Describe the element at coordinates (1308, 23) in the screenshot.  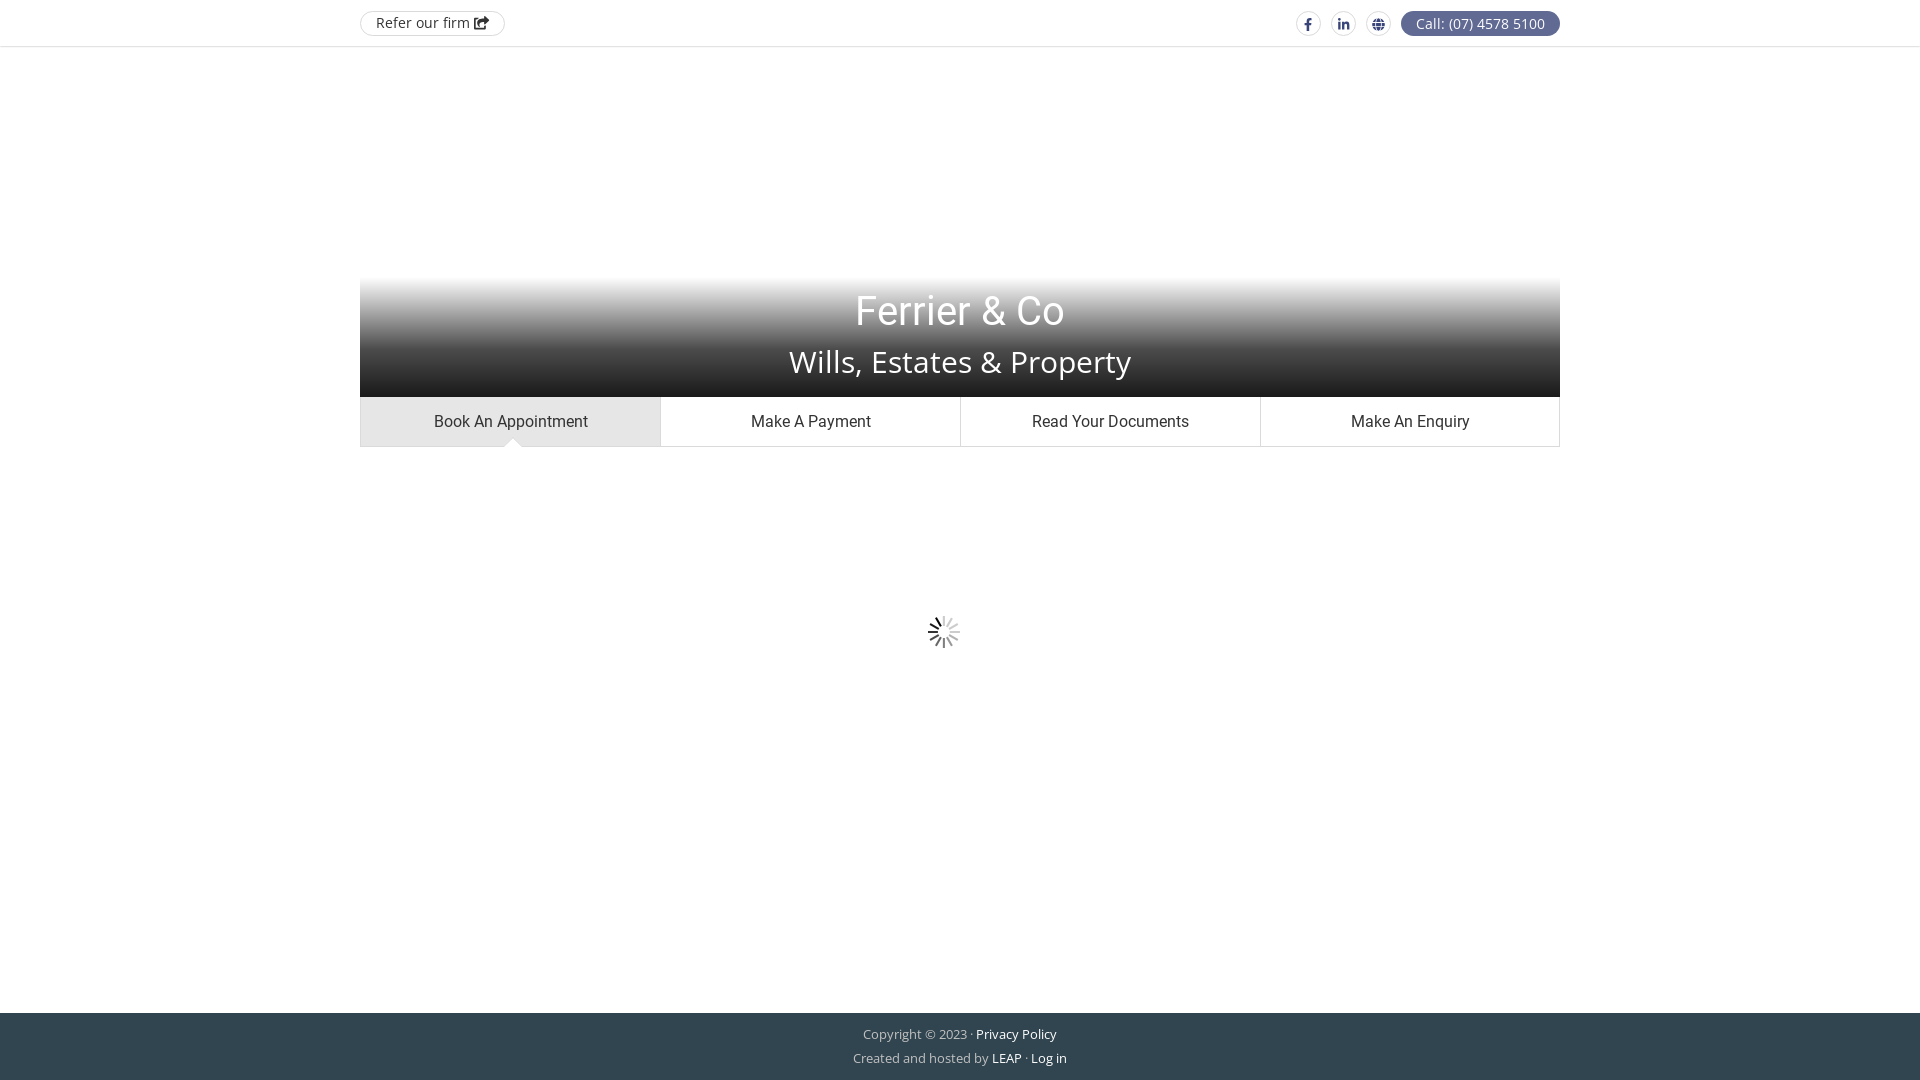
I see `'Facebook'` at that location.